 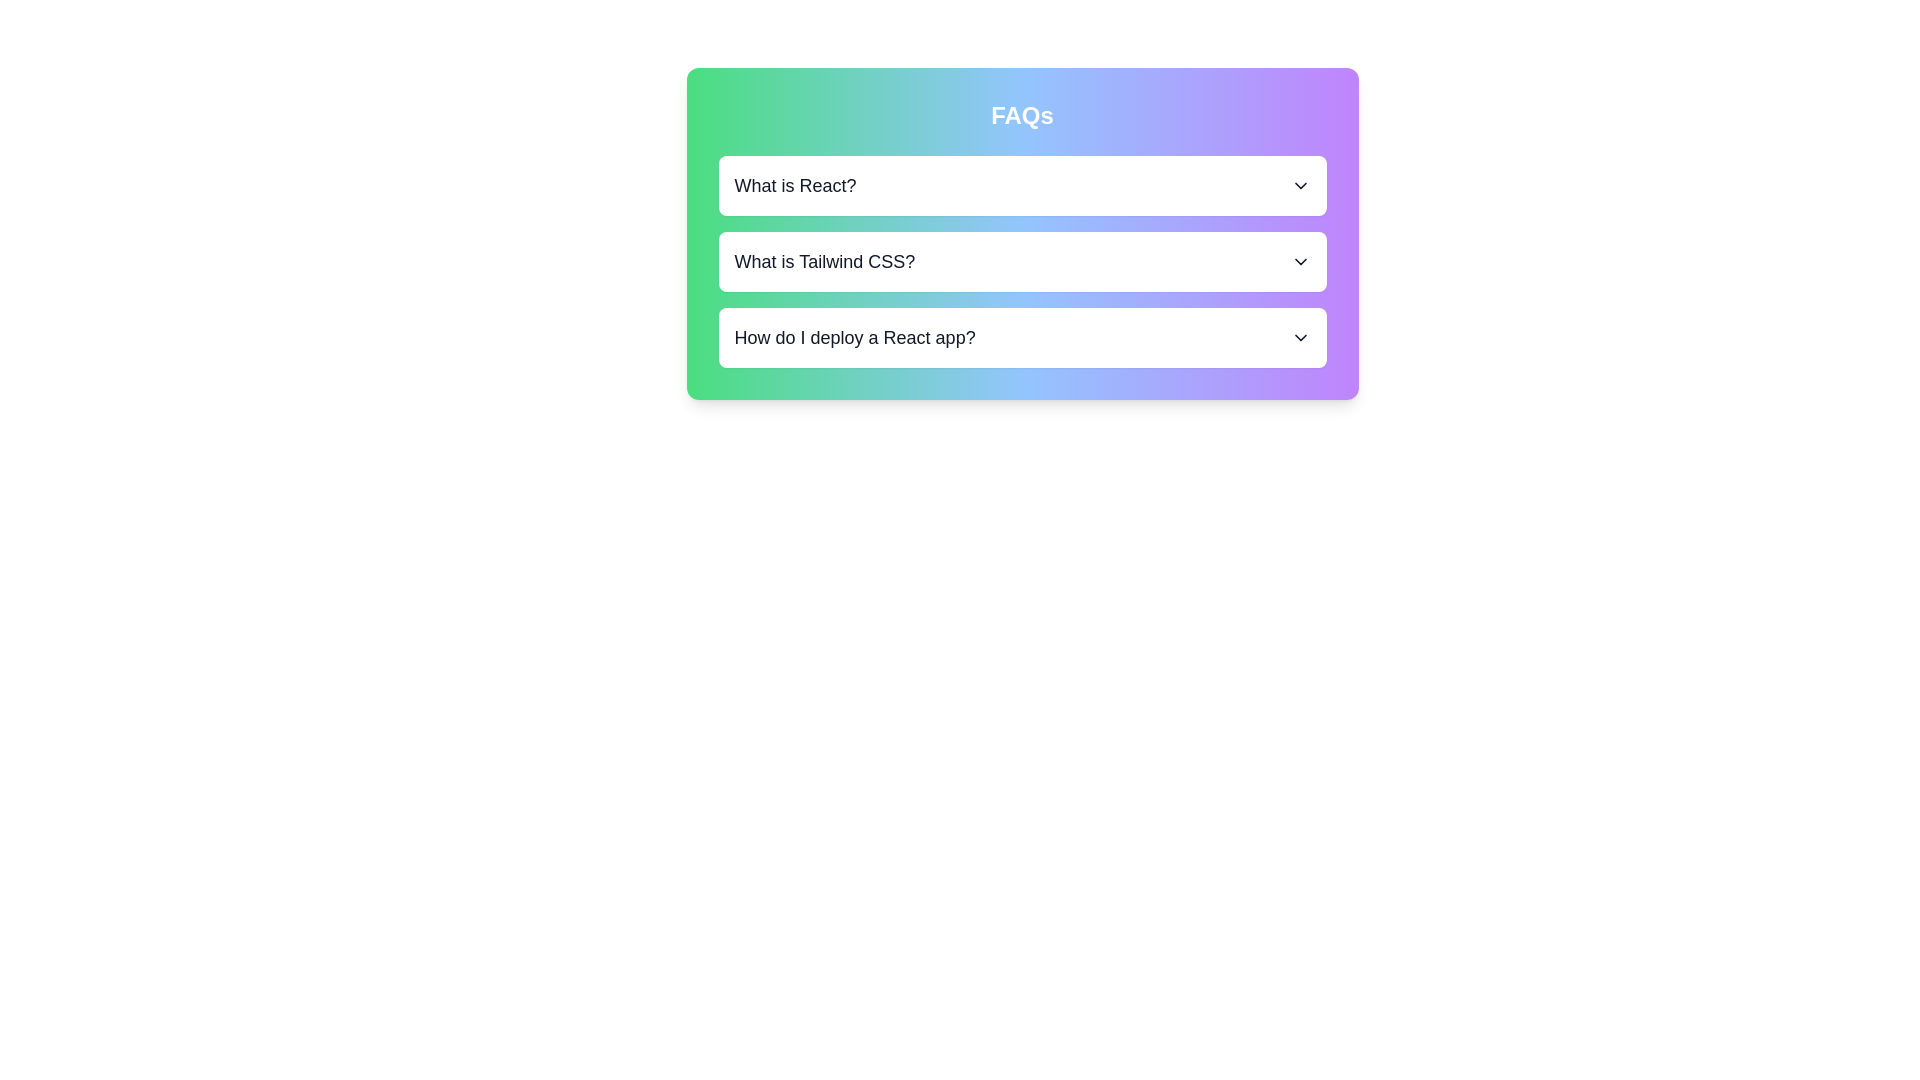 What do you see at coordinates (1022, 185) in the screenshot?
I see `the first Collapsible list item labeled 'What is React?' in the FAQs section by moving the mouse to its center point` at bounding box center [1022, 185].